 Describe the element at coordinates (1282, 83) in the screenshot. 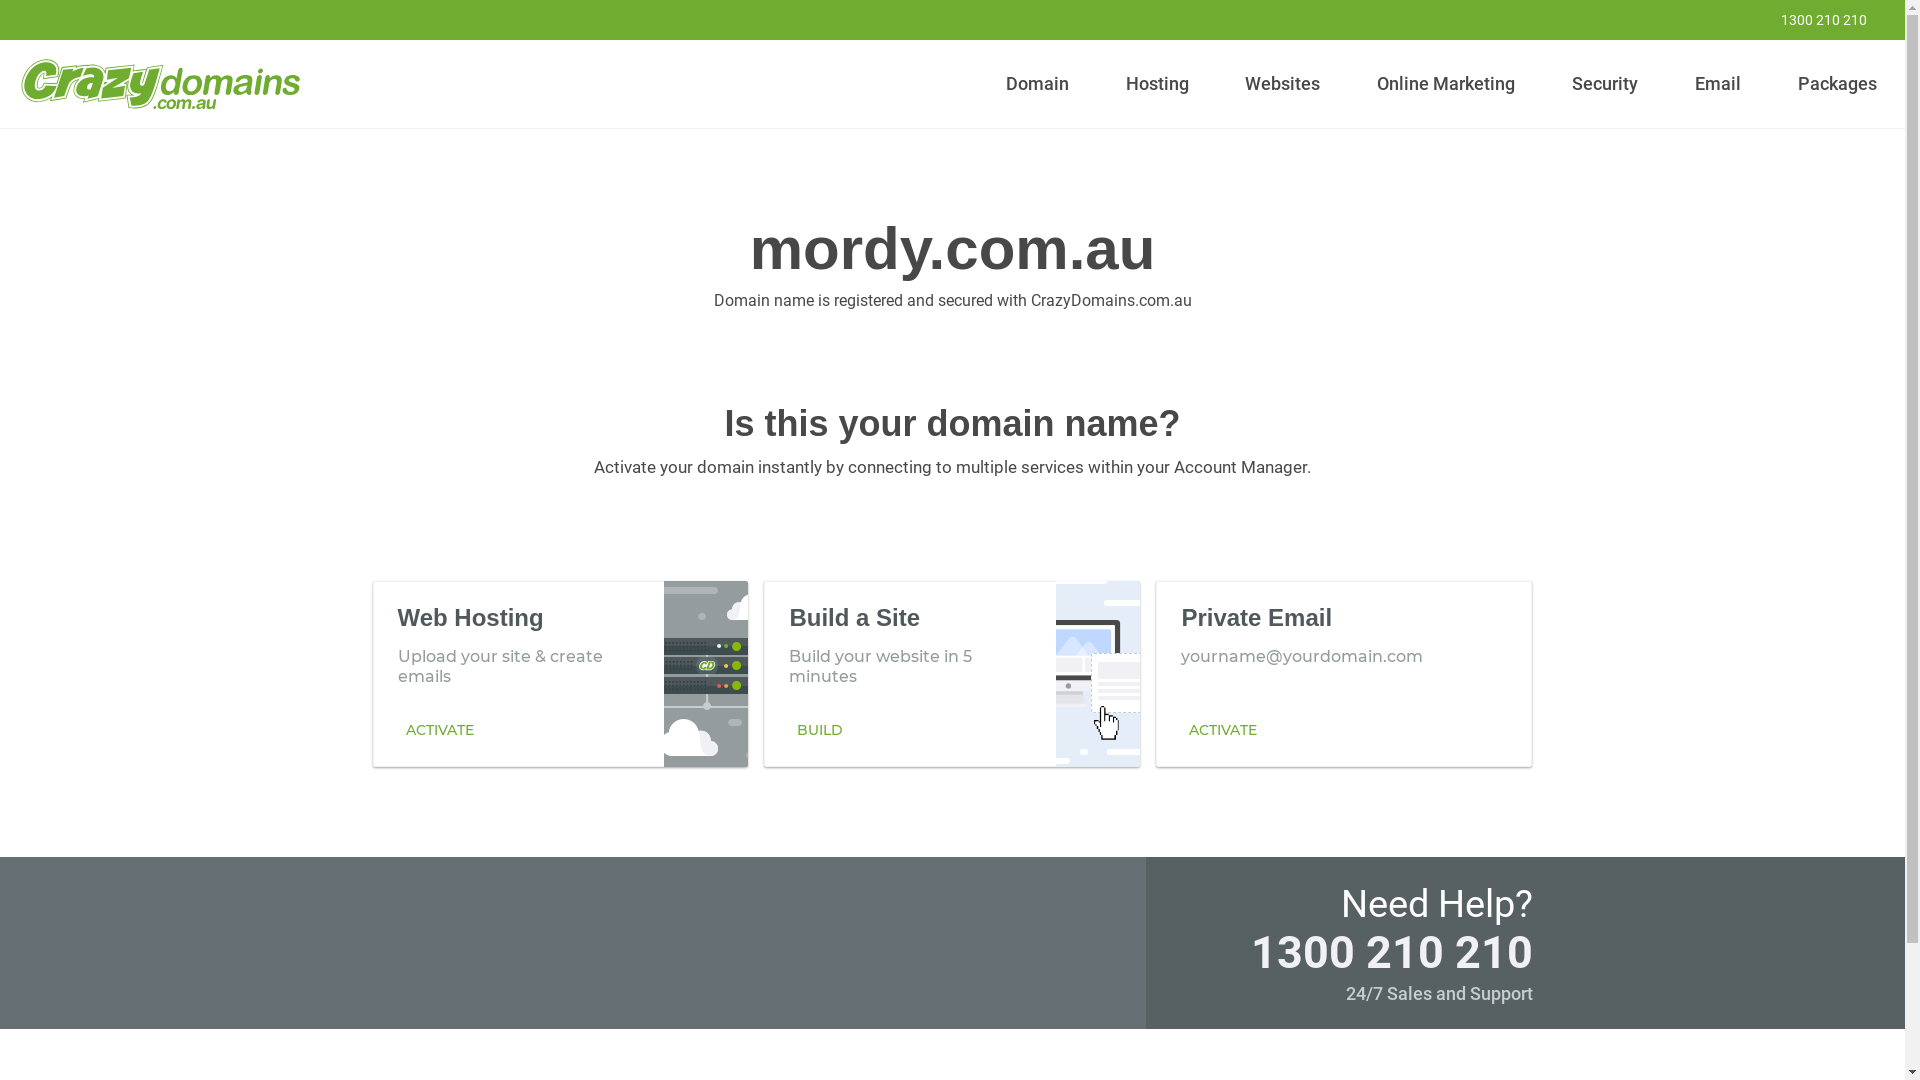

I see `'Websites'` at that location.